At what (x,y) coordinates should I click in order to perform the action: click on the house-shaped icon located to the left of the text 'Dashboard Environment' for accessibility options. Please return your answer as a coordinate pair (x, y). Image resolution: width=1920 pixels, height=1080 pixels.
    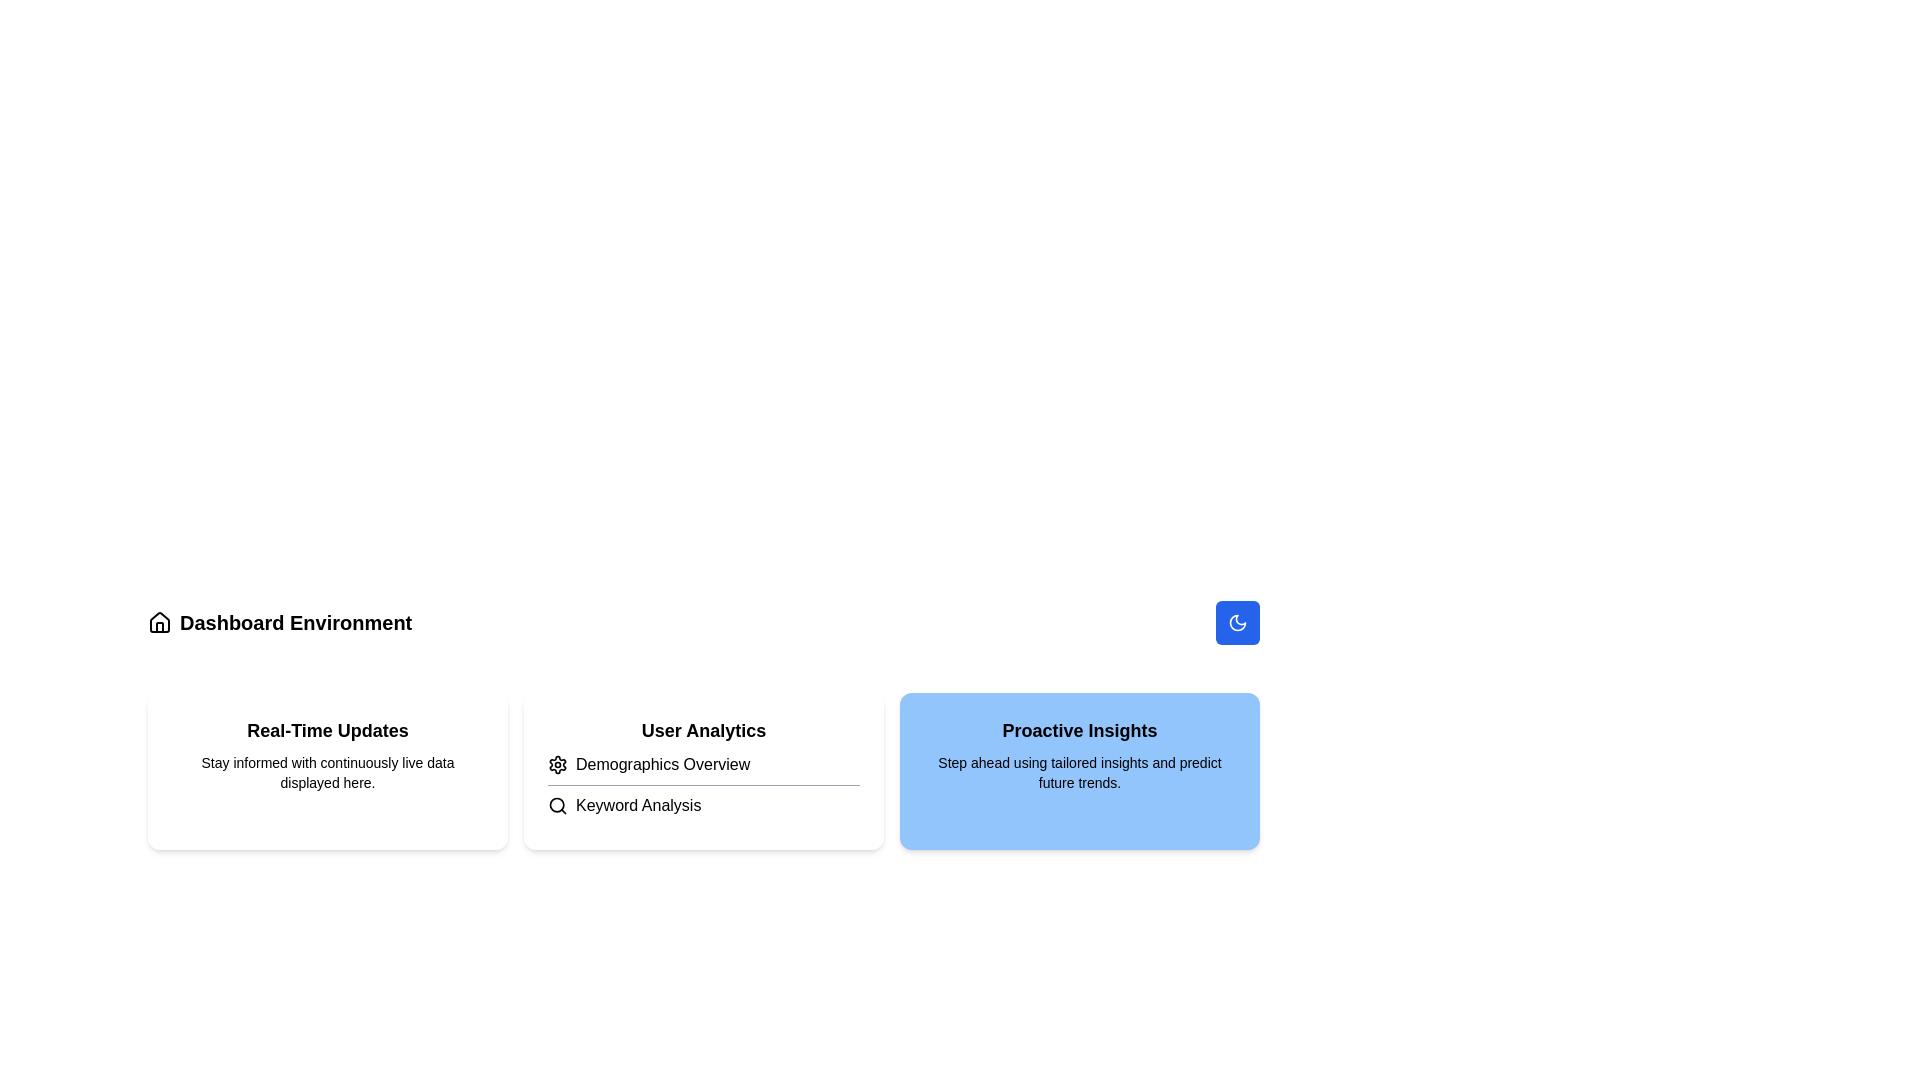
    Looking at the image, I should click on (158, 622).